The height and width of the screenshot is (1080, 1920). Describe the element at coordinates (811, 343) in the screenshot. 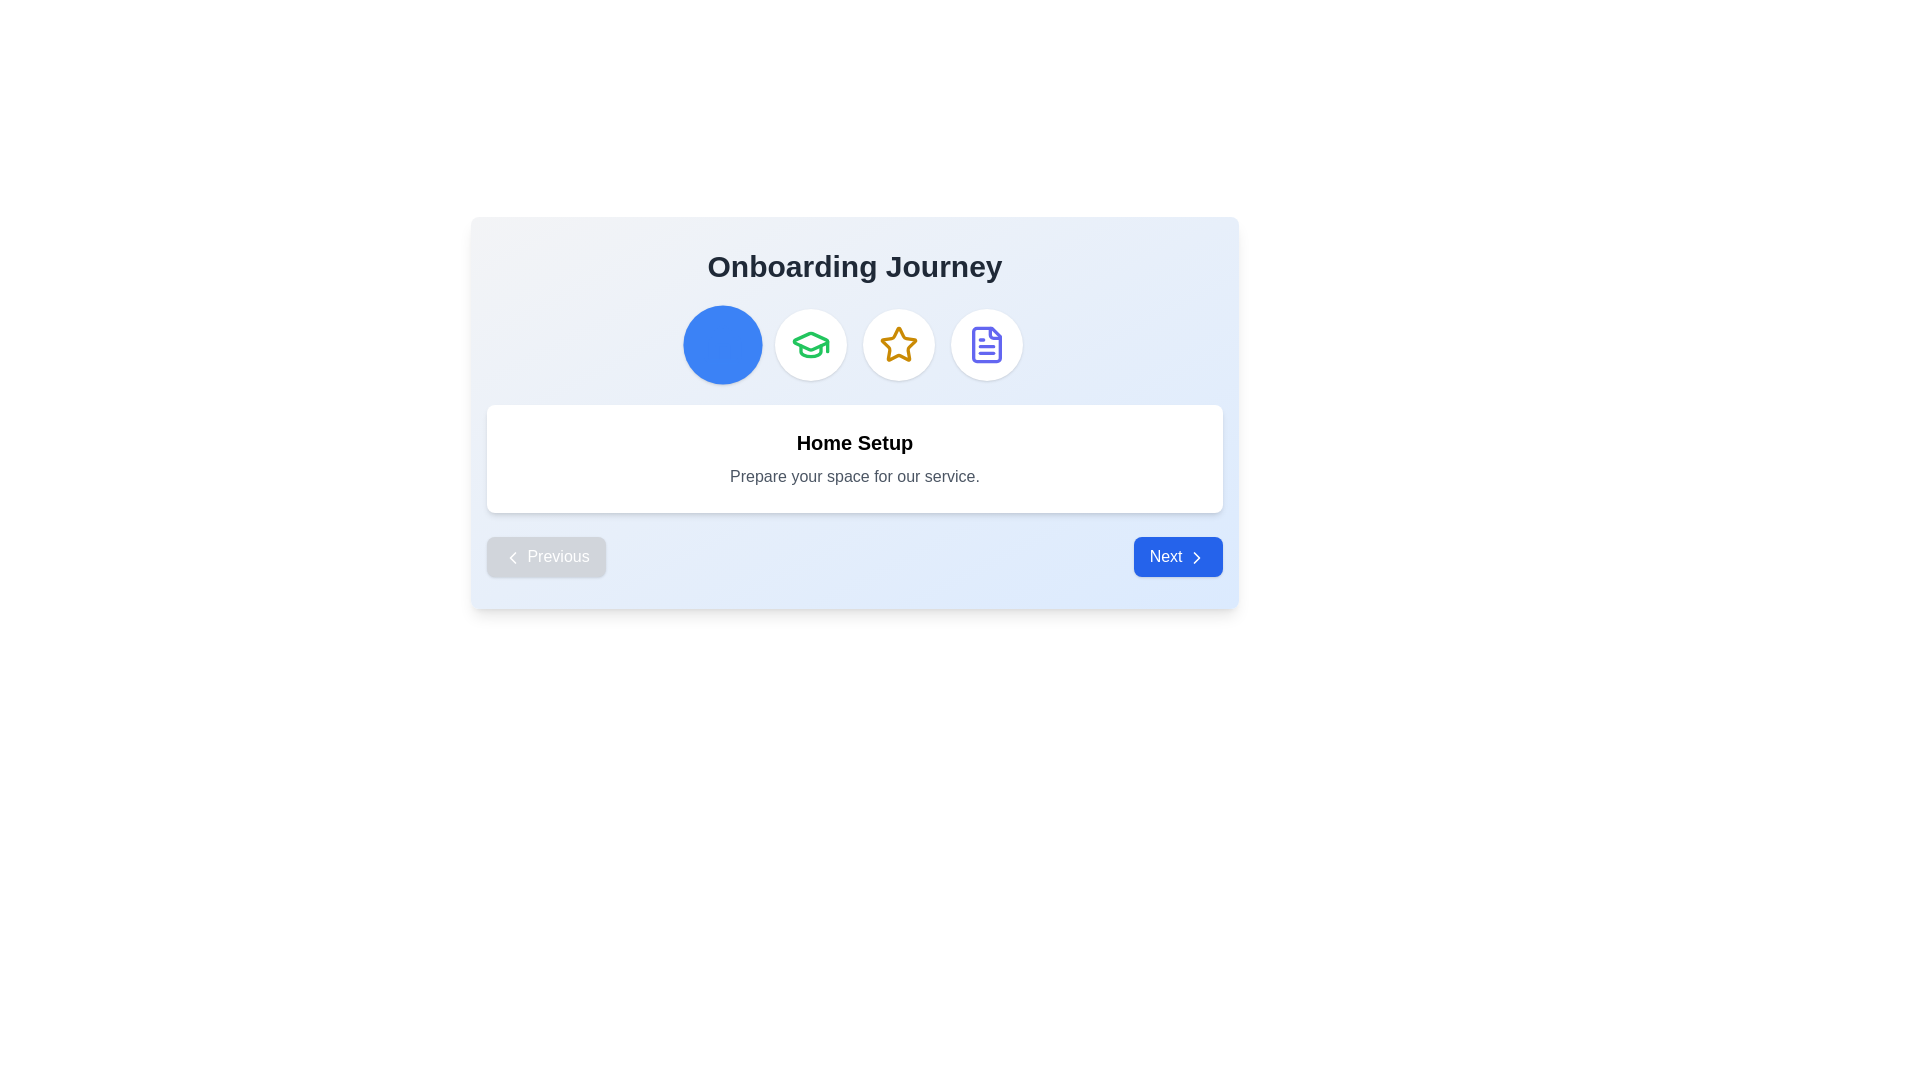

I see `the second icon representing an education or learning-related feature in the onboarding process located at the top center of the interface` at that location.